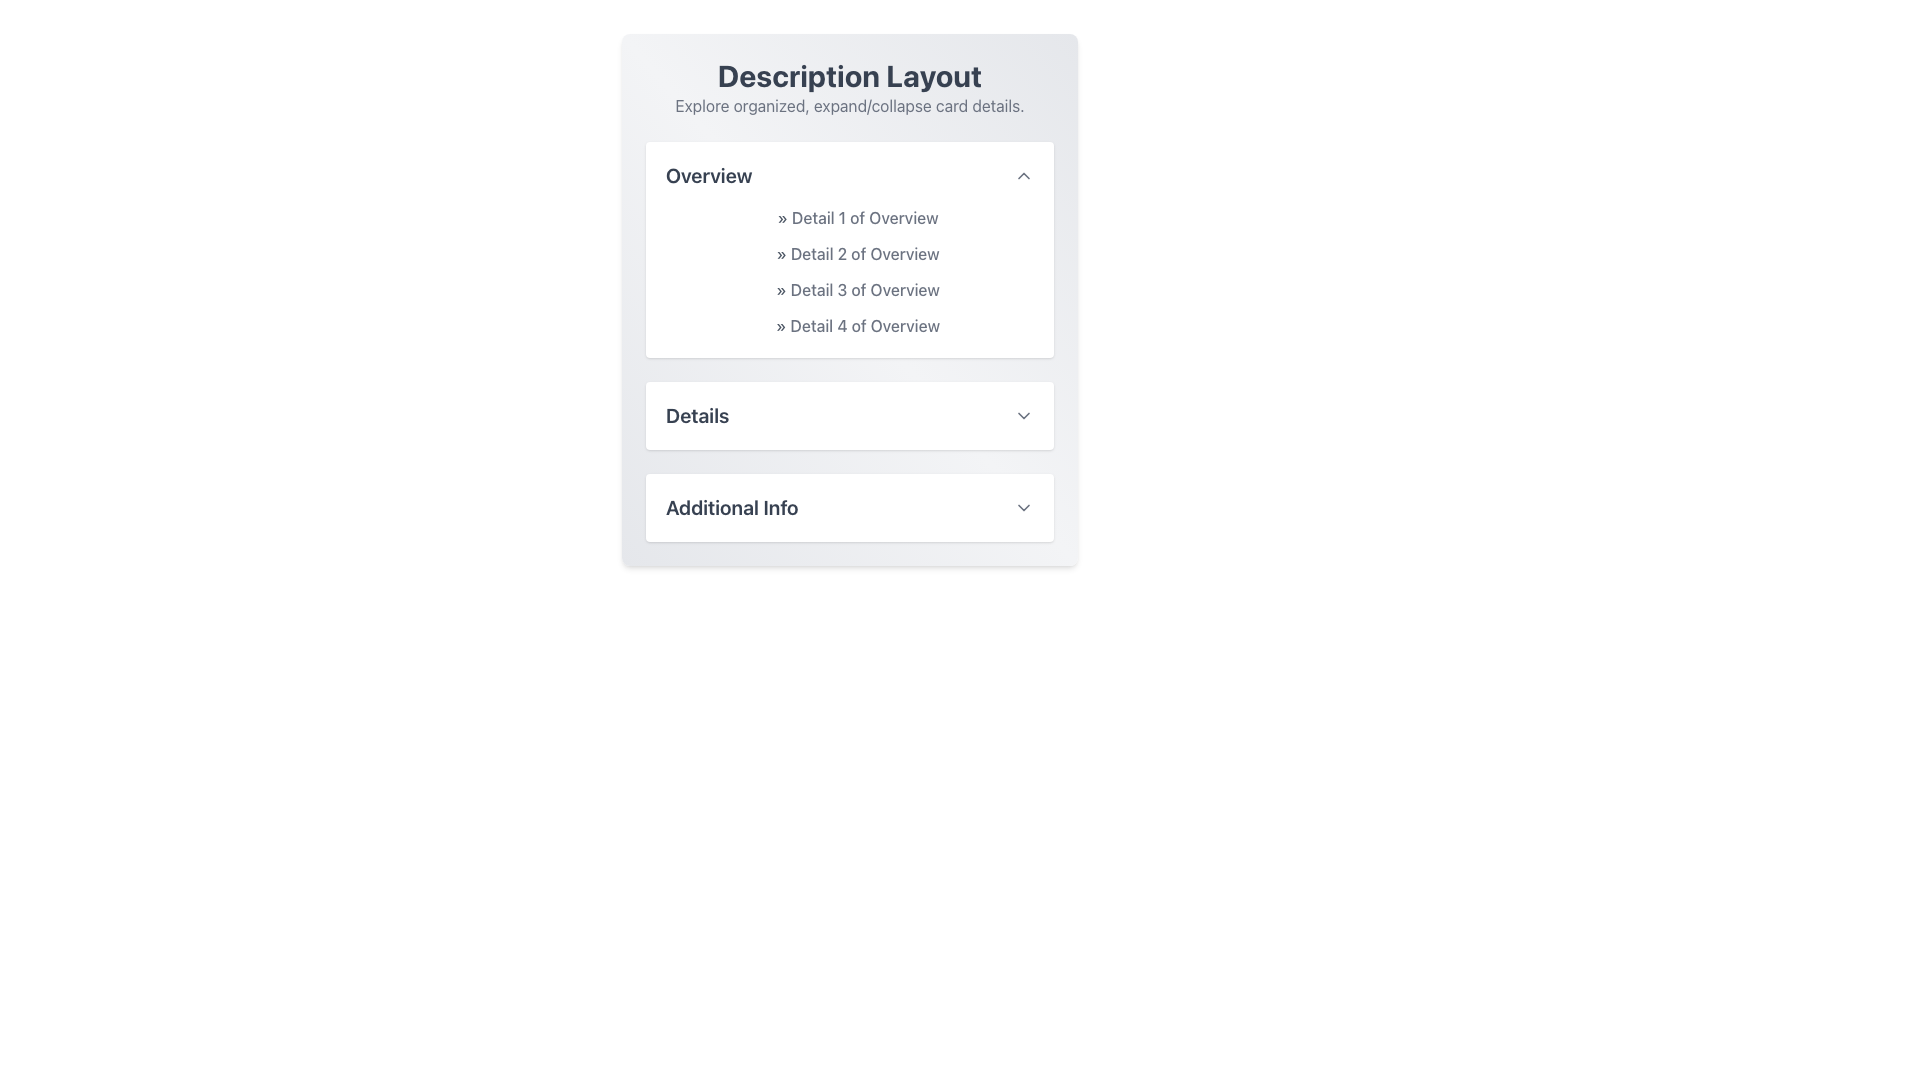  I want to click on the dropdown activator button located to the far-right of the 'Details' text, so click(1023, 415).